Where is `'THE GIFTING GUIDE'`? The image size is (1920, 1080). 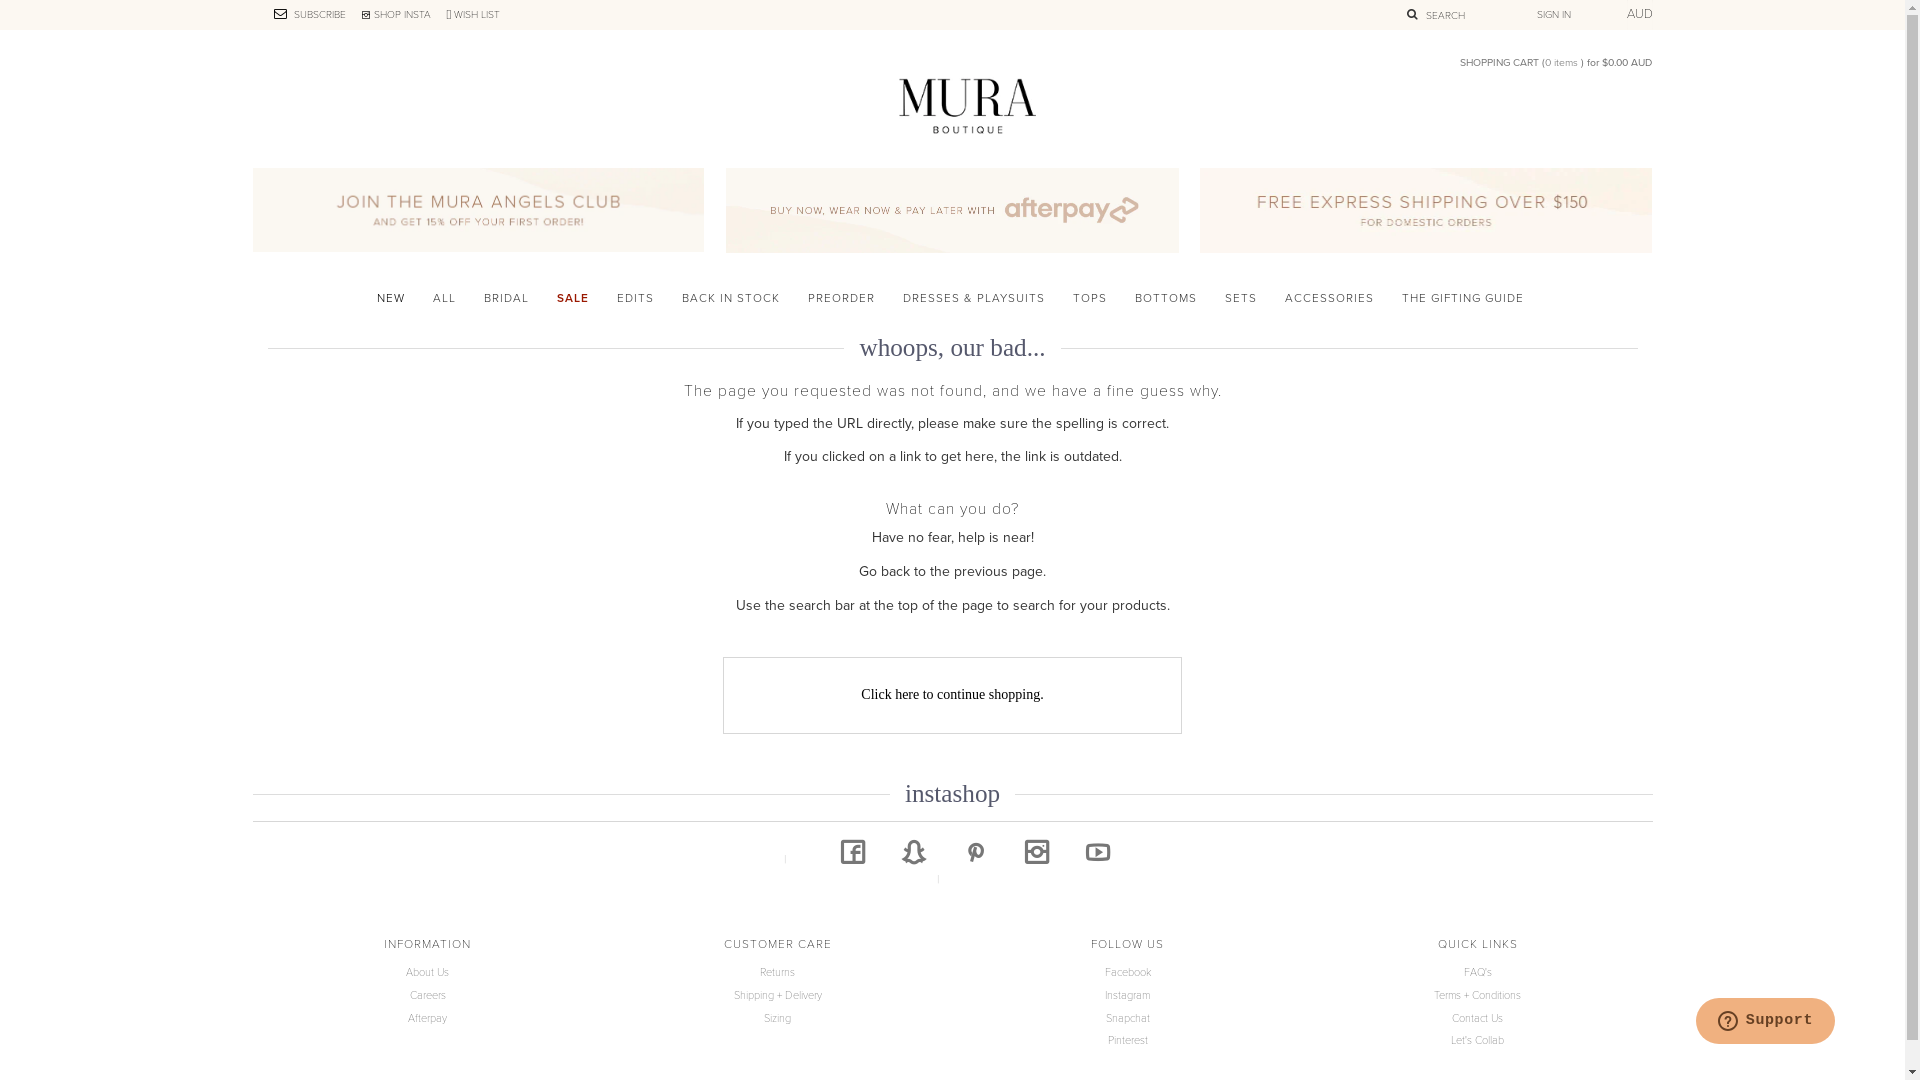 'THE GIFTING GUIDE' is located at coordinates (1463, 298).